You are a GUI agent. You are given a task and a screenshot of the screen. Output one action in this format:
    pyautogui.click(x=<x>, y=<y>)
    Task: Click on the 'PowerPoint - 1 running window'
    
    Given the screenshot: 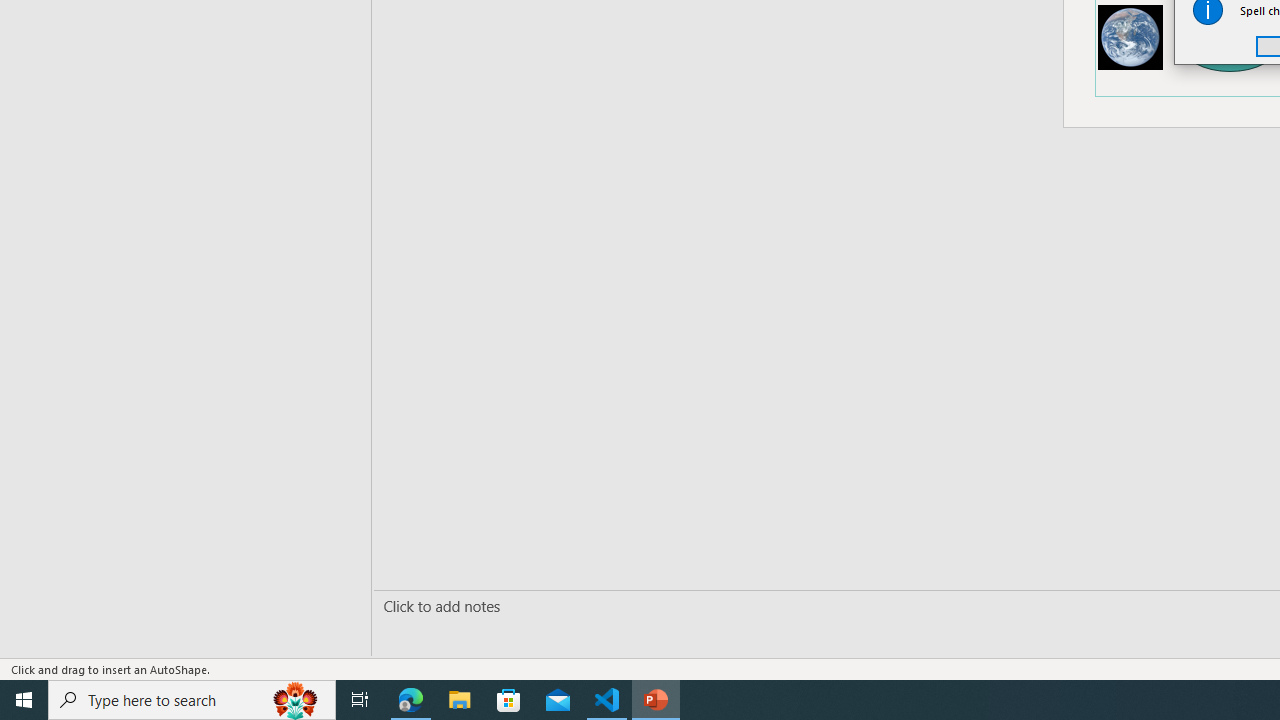 What is the action you would take?
    pyautogui.click(x=656, y=698)
    